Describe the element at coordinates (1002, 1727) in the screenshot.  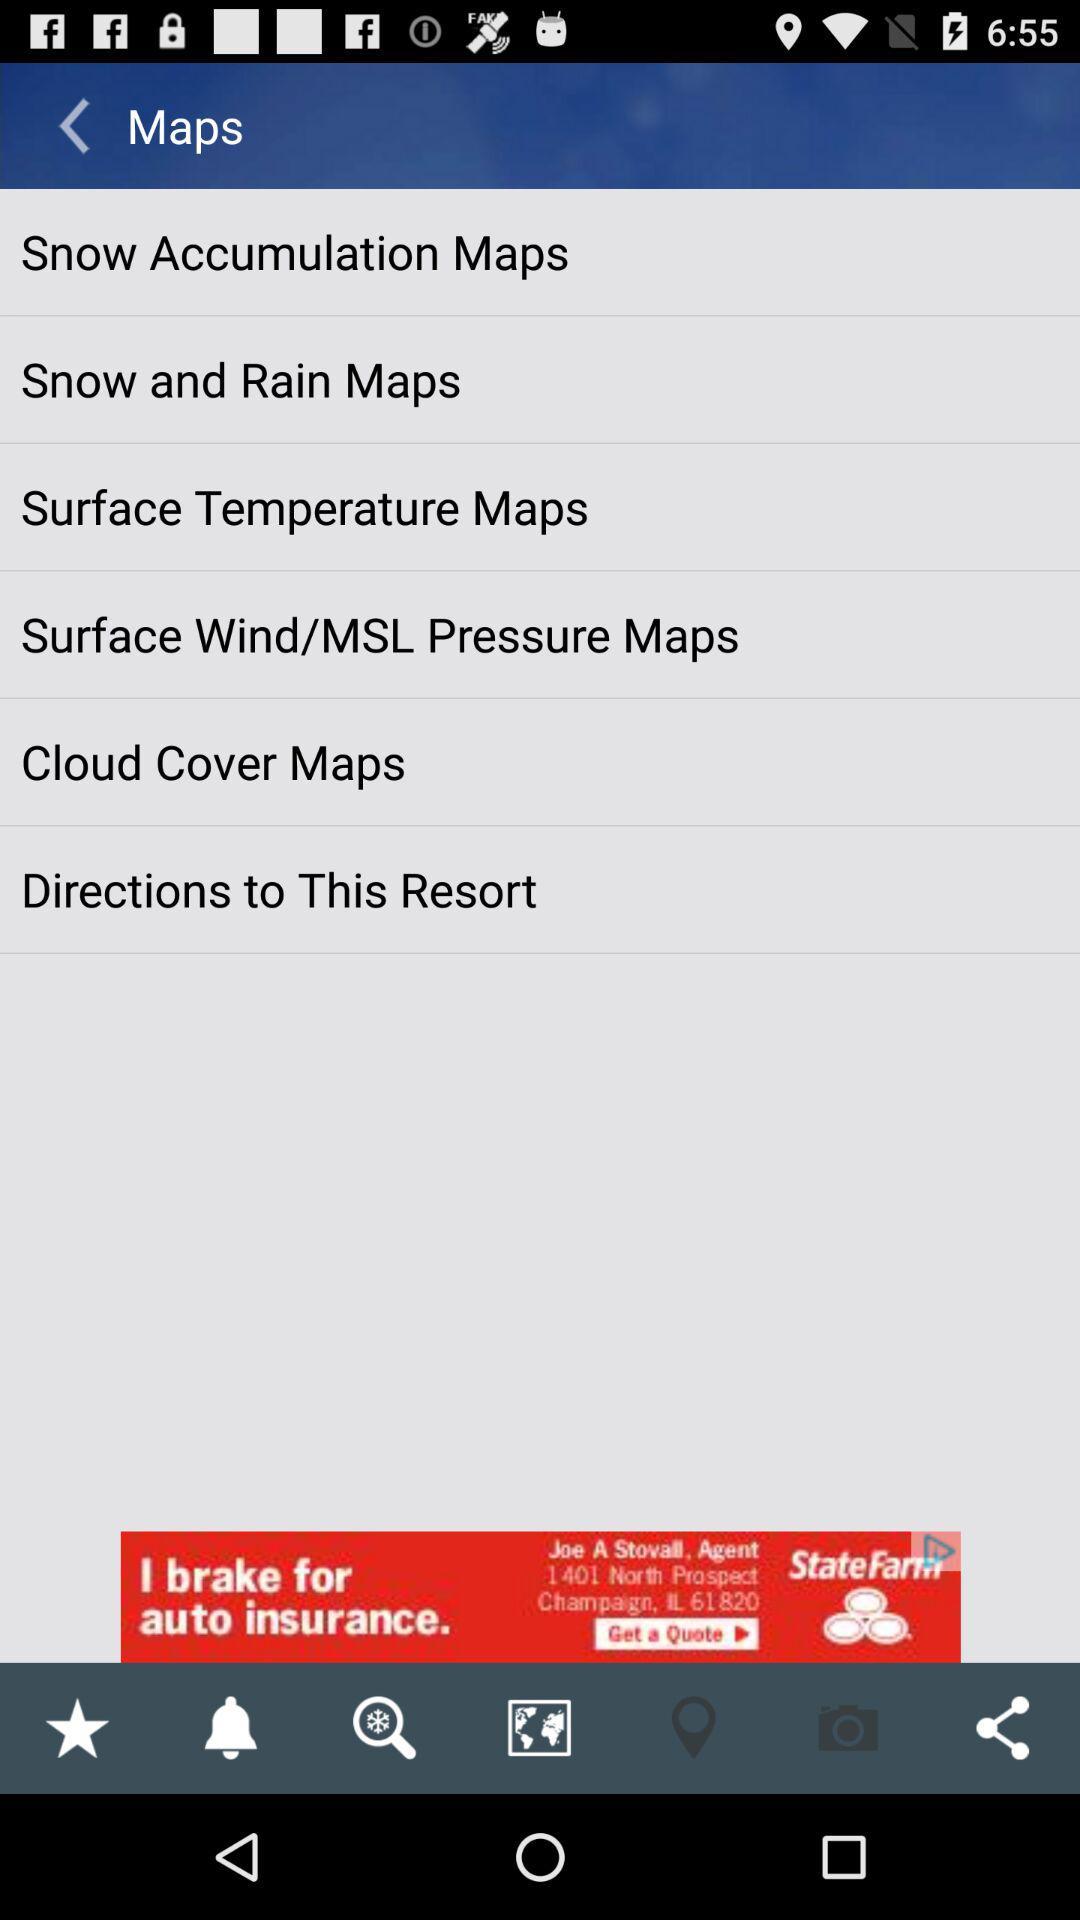
I see `the share button on the bottom right corner of the web page` at that location.